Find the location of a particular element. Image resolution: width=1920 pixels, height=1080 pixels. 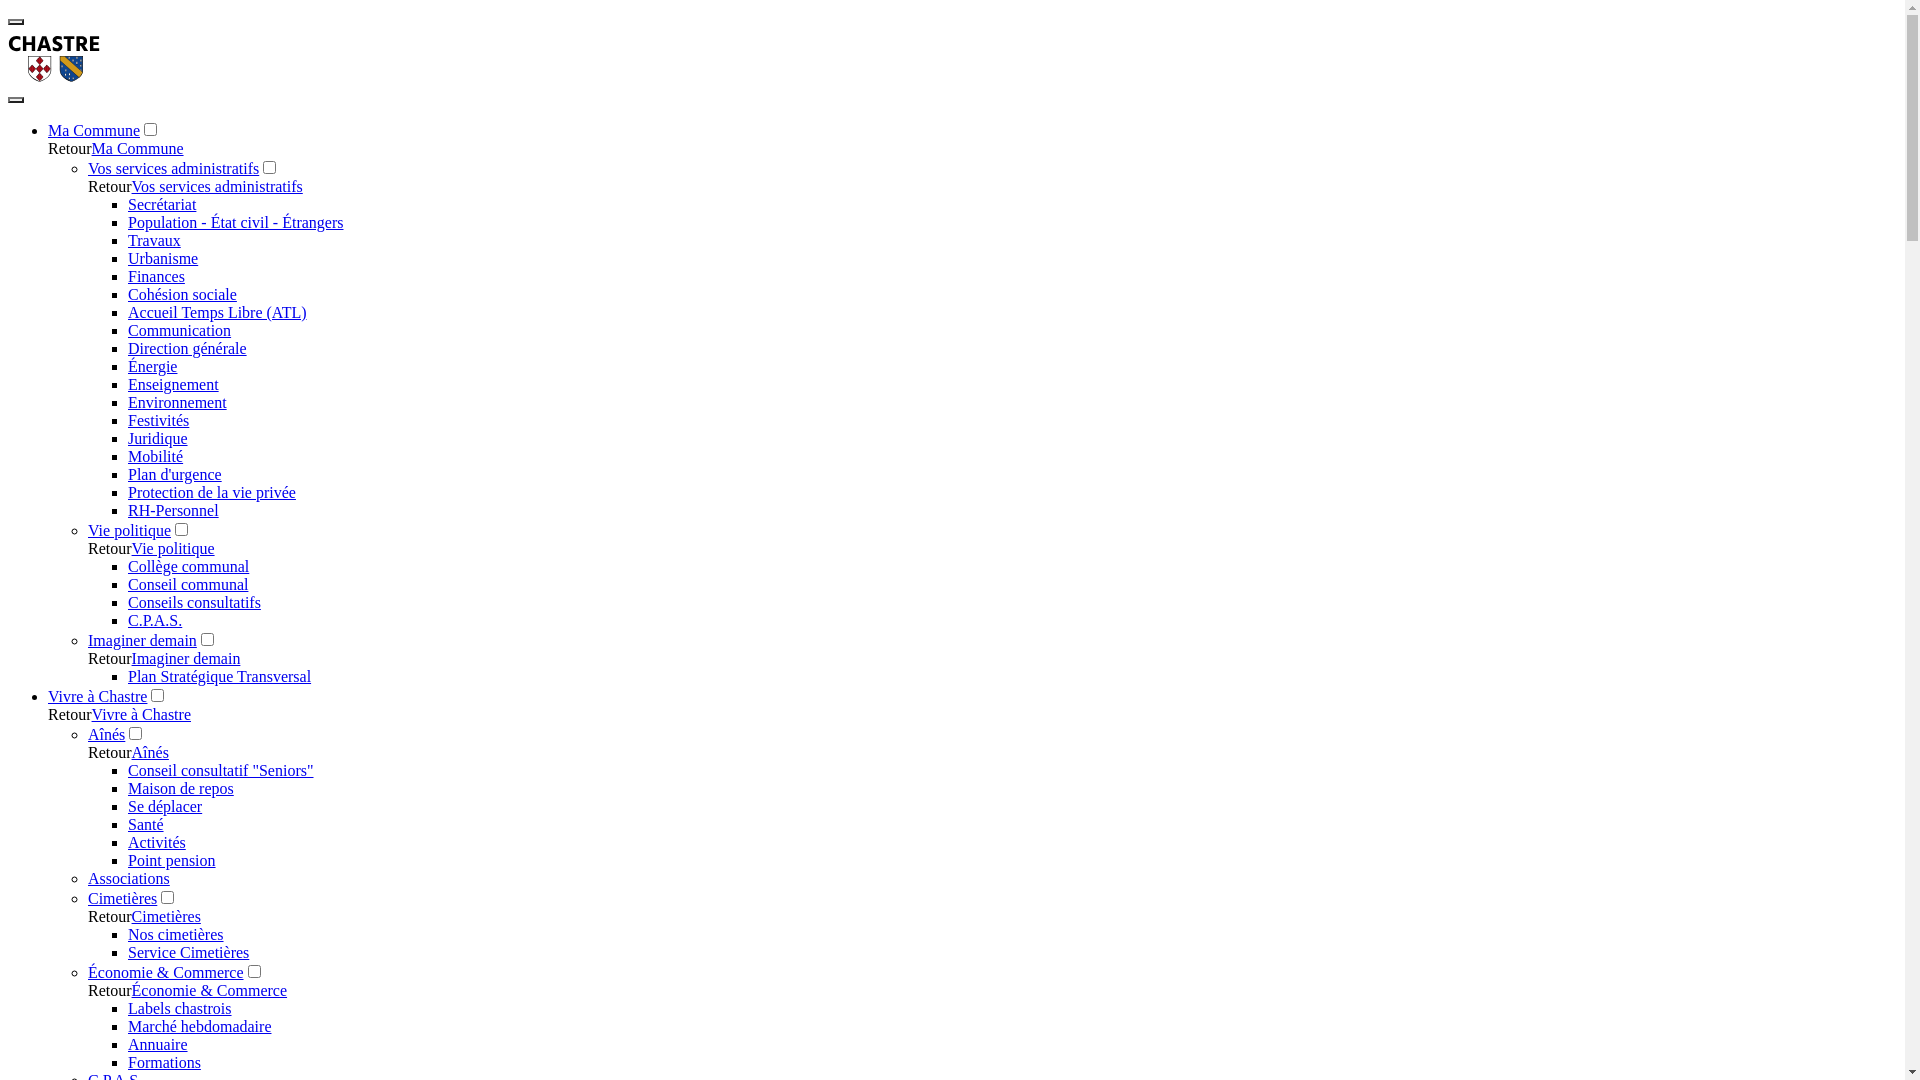

'Urbanisme' is located at coordinates (163, 257).